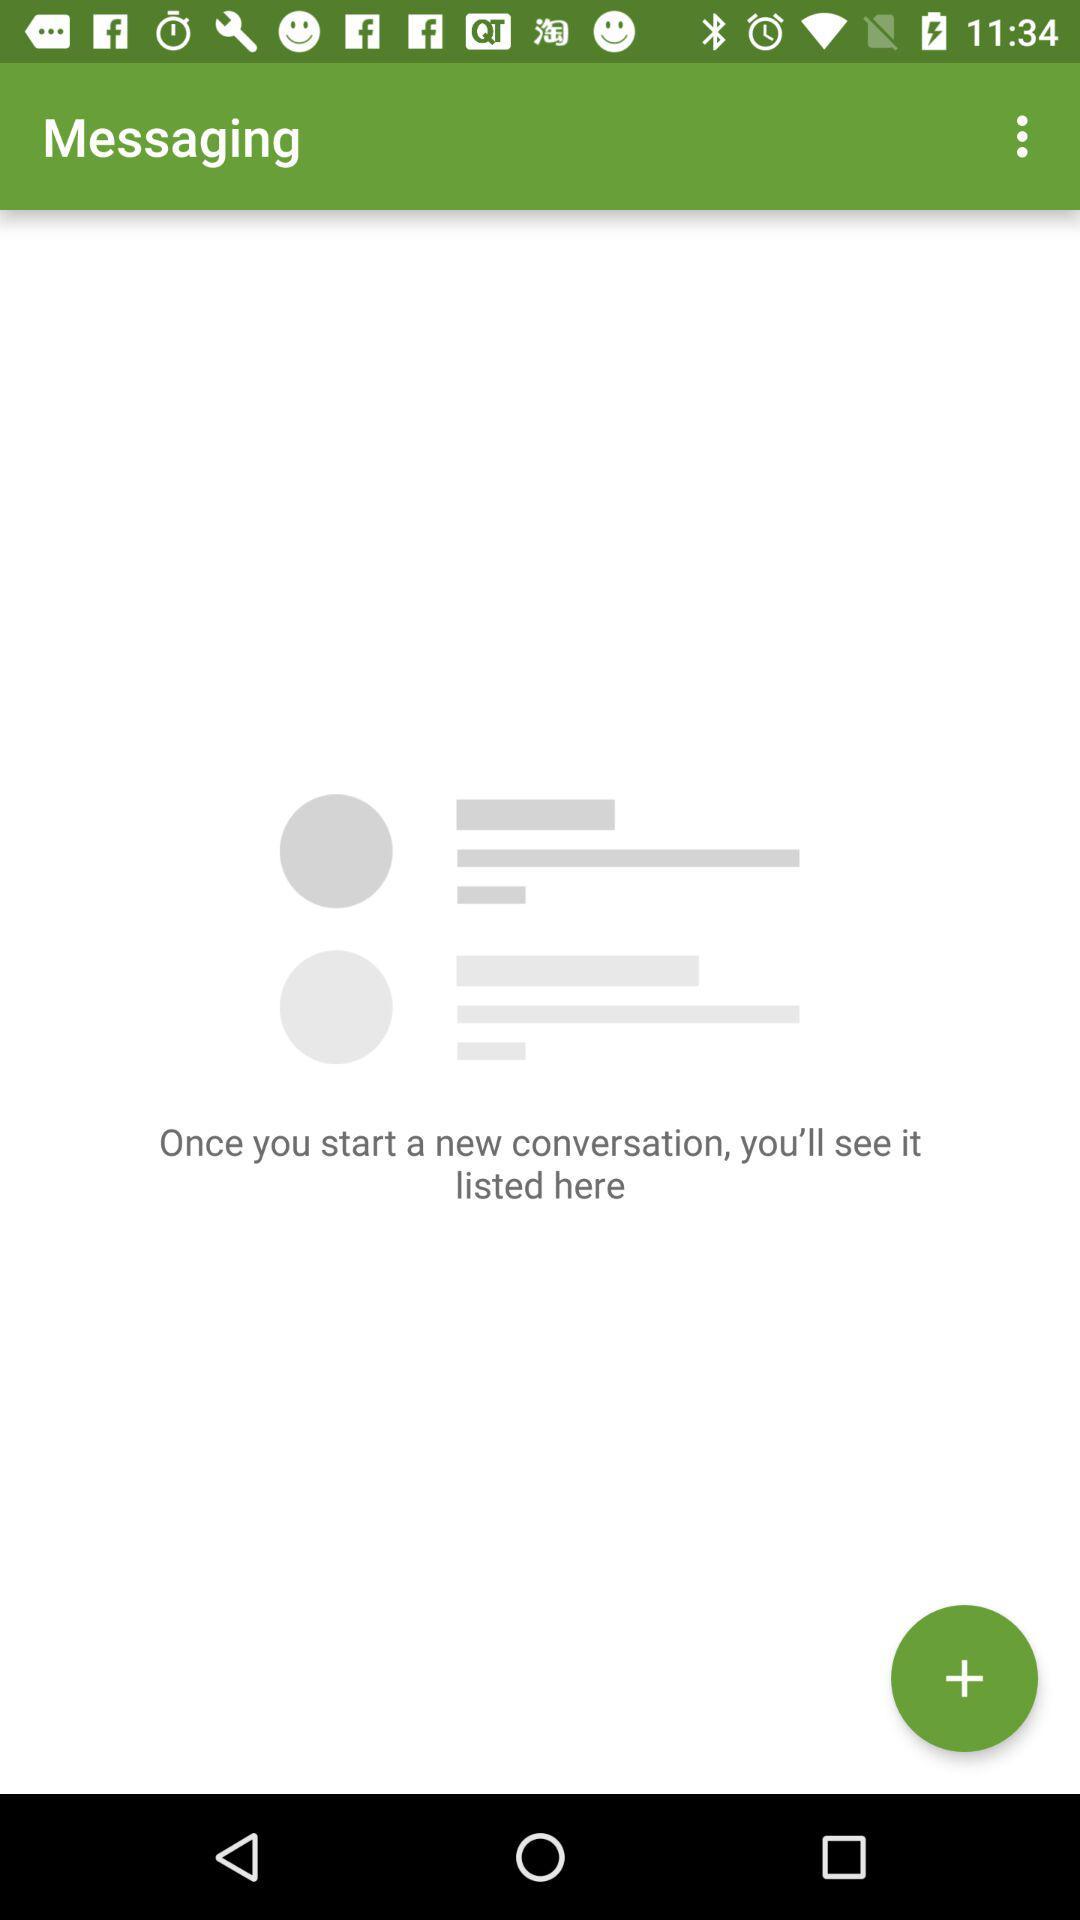 The height and width of the screenshot is (1920, 1080). I want to click on icon at the top right corner, so click(1027, 135).